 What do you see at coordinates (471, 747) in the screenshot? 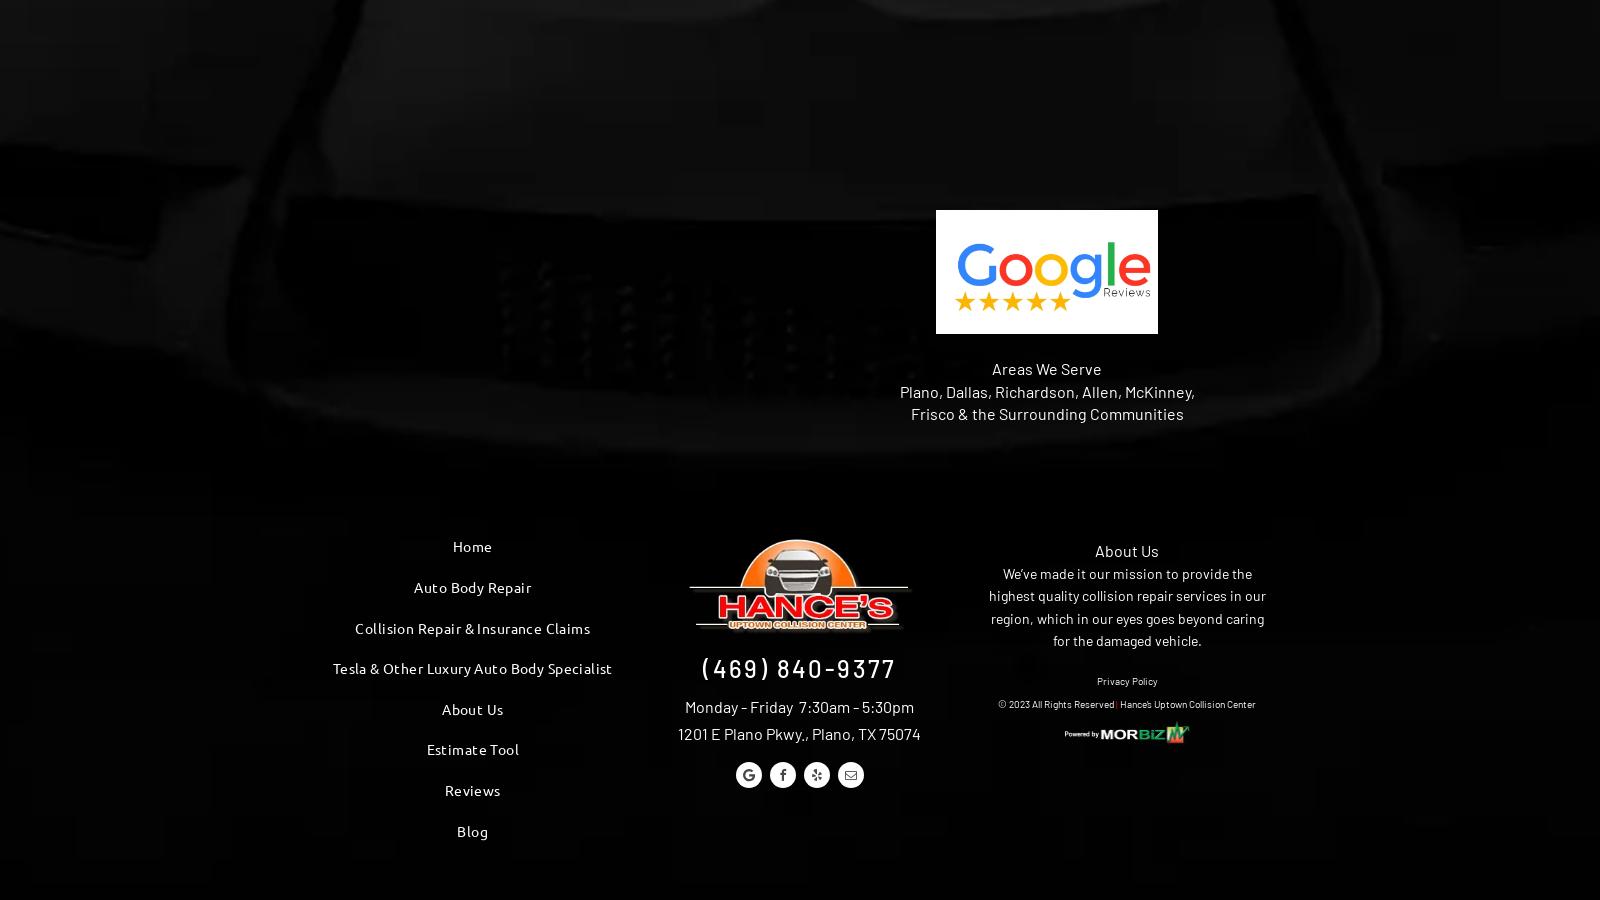
I see `'Estimate Tool'` at bounding box center [471, 747].